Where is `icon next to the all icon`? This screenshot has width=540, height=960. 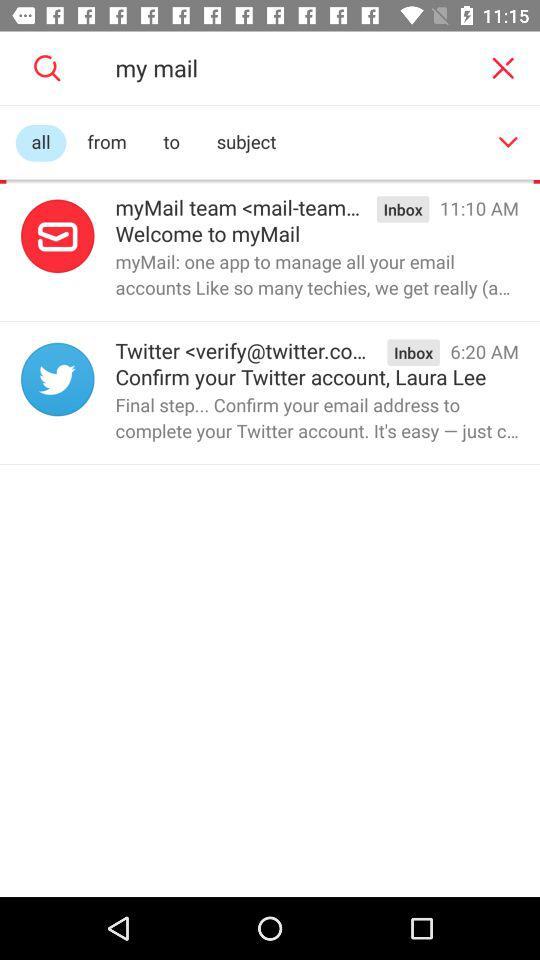
icon next to the all icon is located at coordinates (107, 142).